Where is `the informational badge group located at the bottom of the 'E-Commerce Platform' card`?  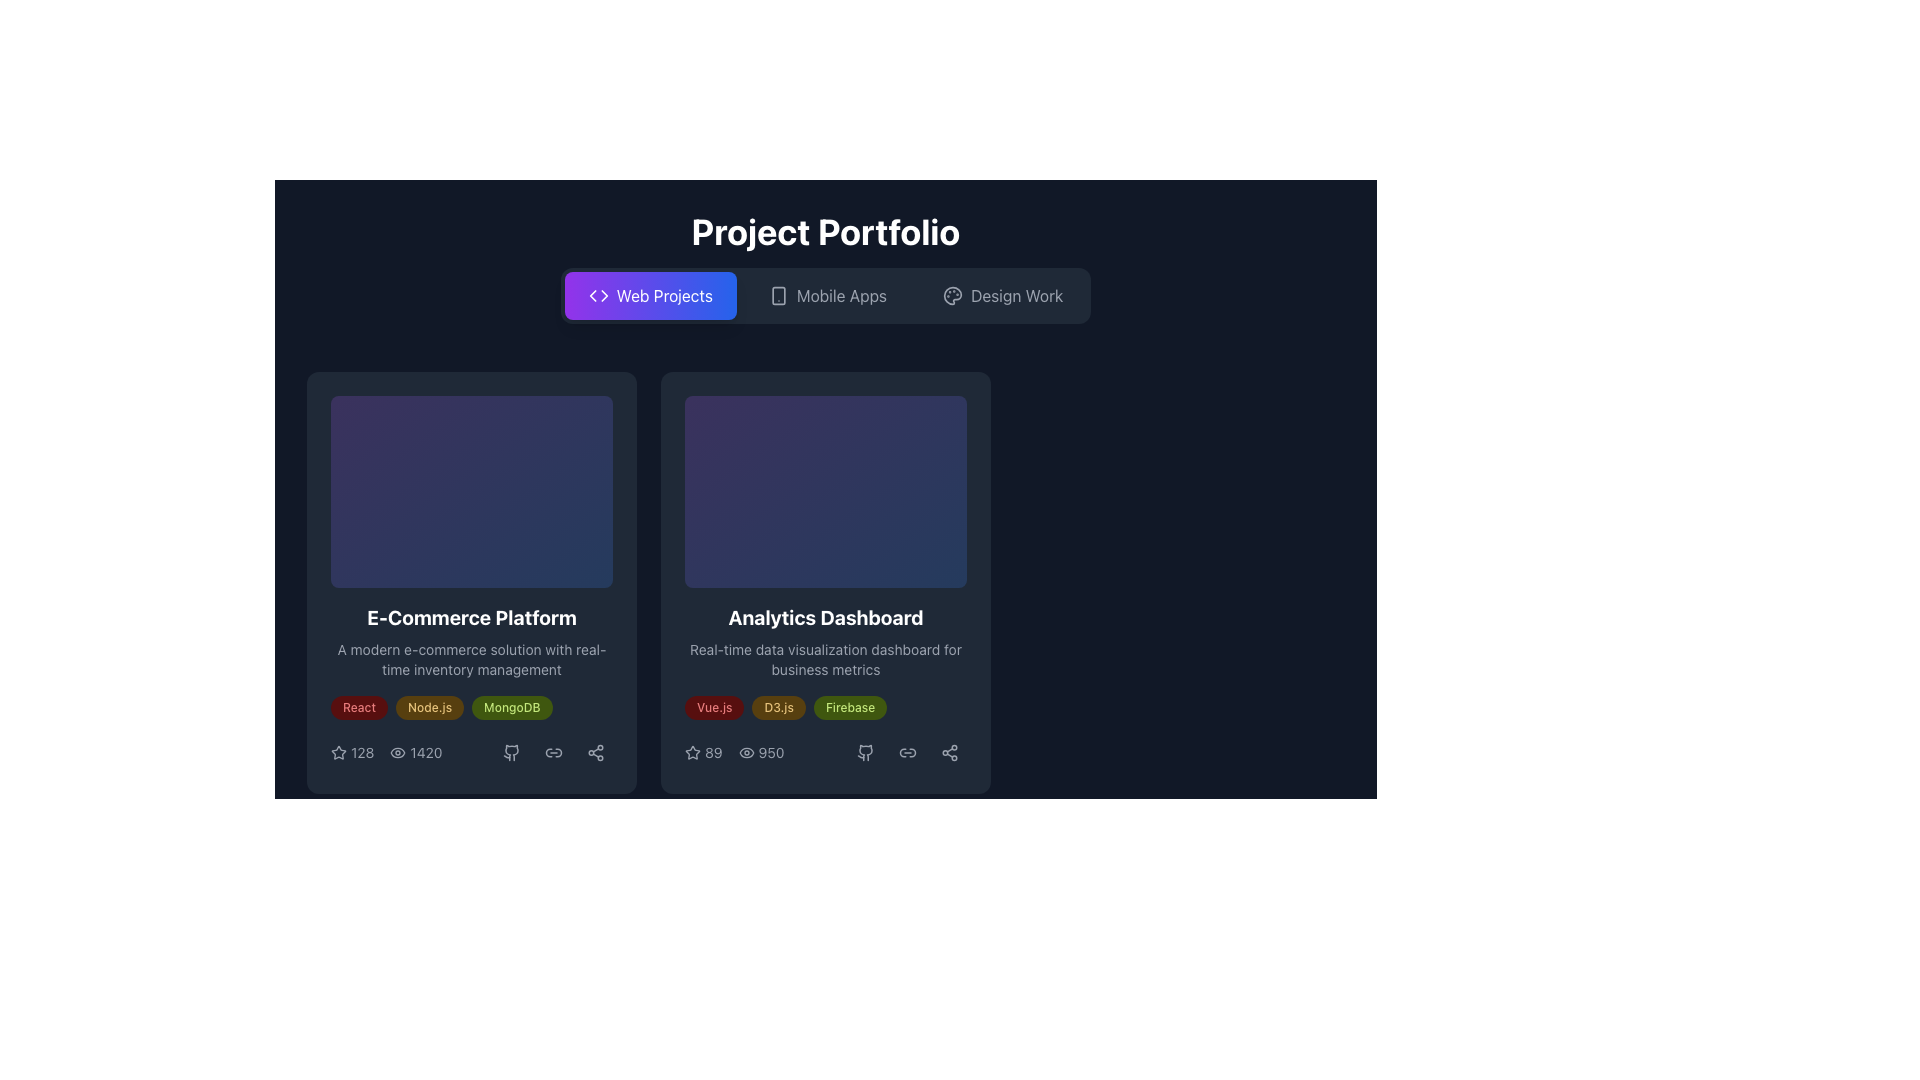 the informational badge group located at the bottom of the 'E-Commerce Platform' card is located at coordinates (470, 707).